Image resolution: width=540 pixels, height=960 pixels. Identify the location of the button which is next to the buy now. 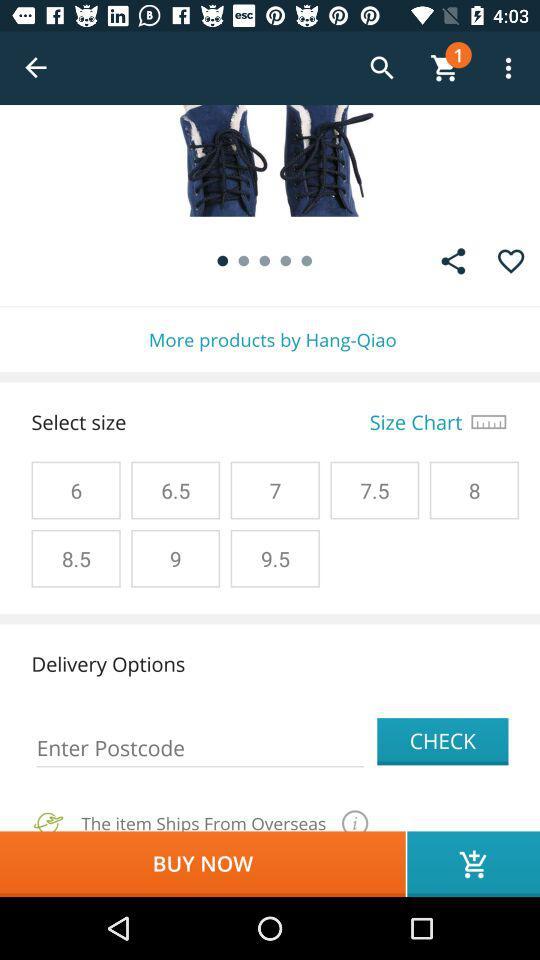
(472, 863).